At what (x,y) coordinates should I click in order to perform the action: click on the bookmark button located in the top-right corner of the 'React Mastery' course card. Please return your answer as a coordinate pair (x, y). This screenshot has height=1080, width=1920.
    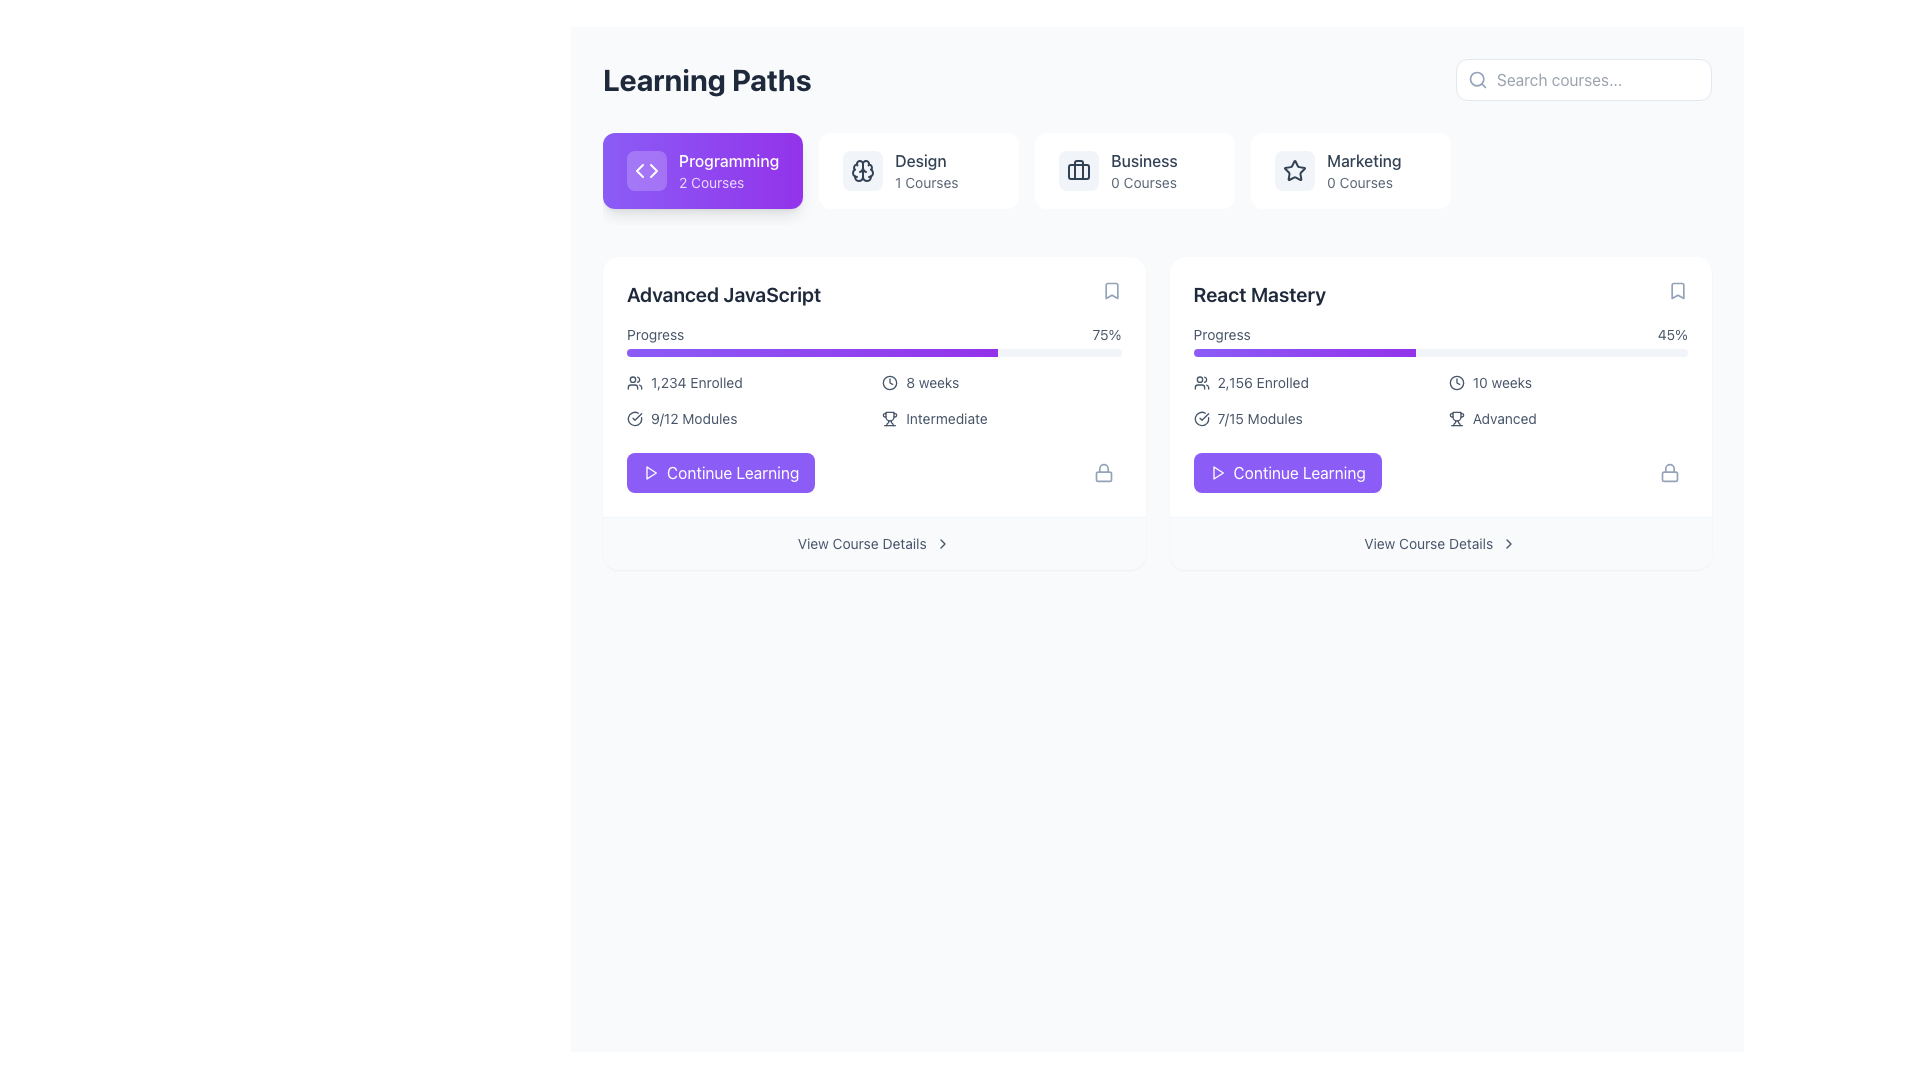
    Looking at the image, I should click on (1678, 290).